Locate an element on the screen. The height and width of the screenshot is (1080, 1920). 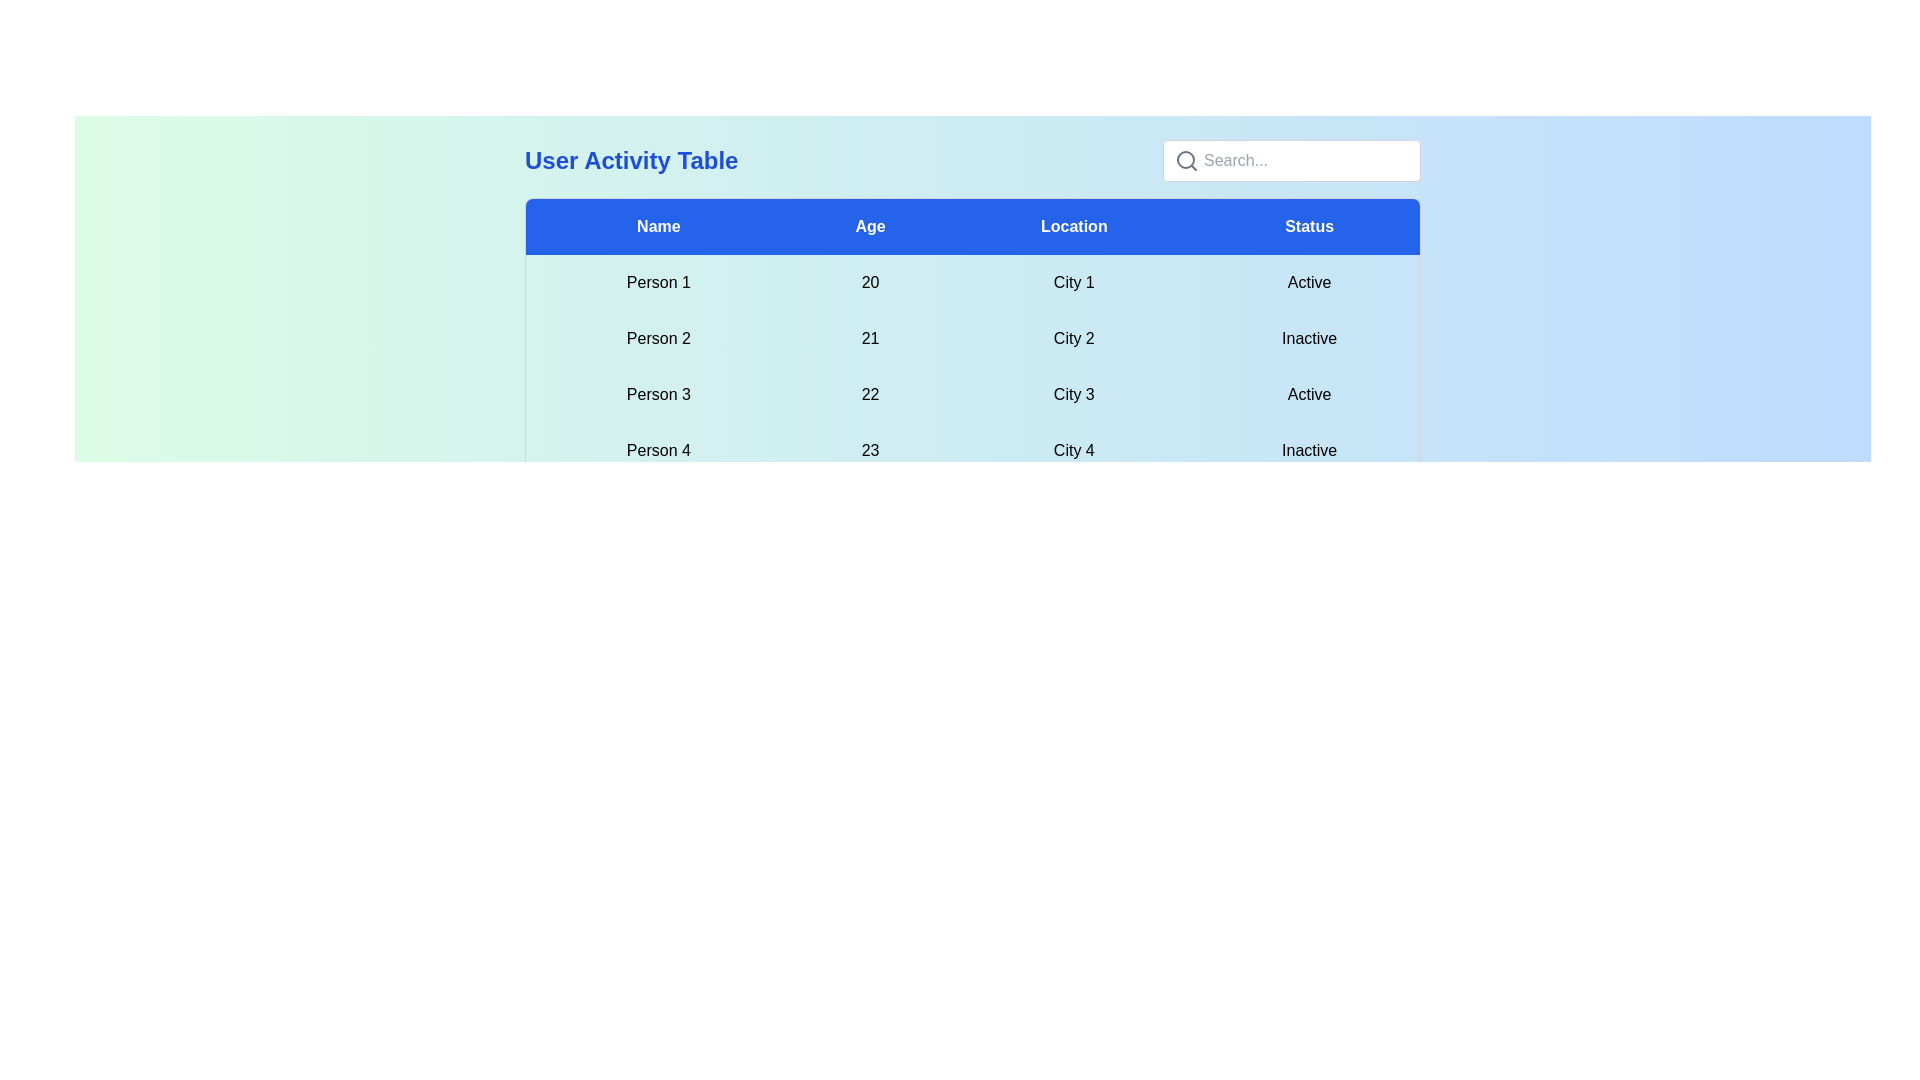
the row corresponding to 1 is located at coordinates (973, 282).